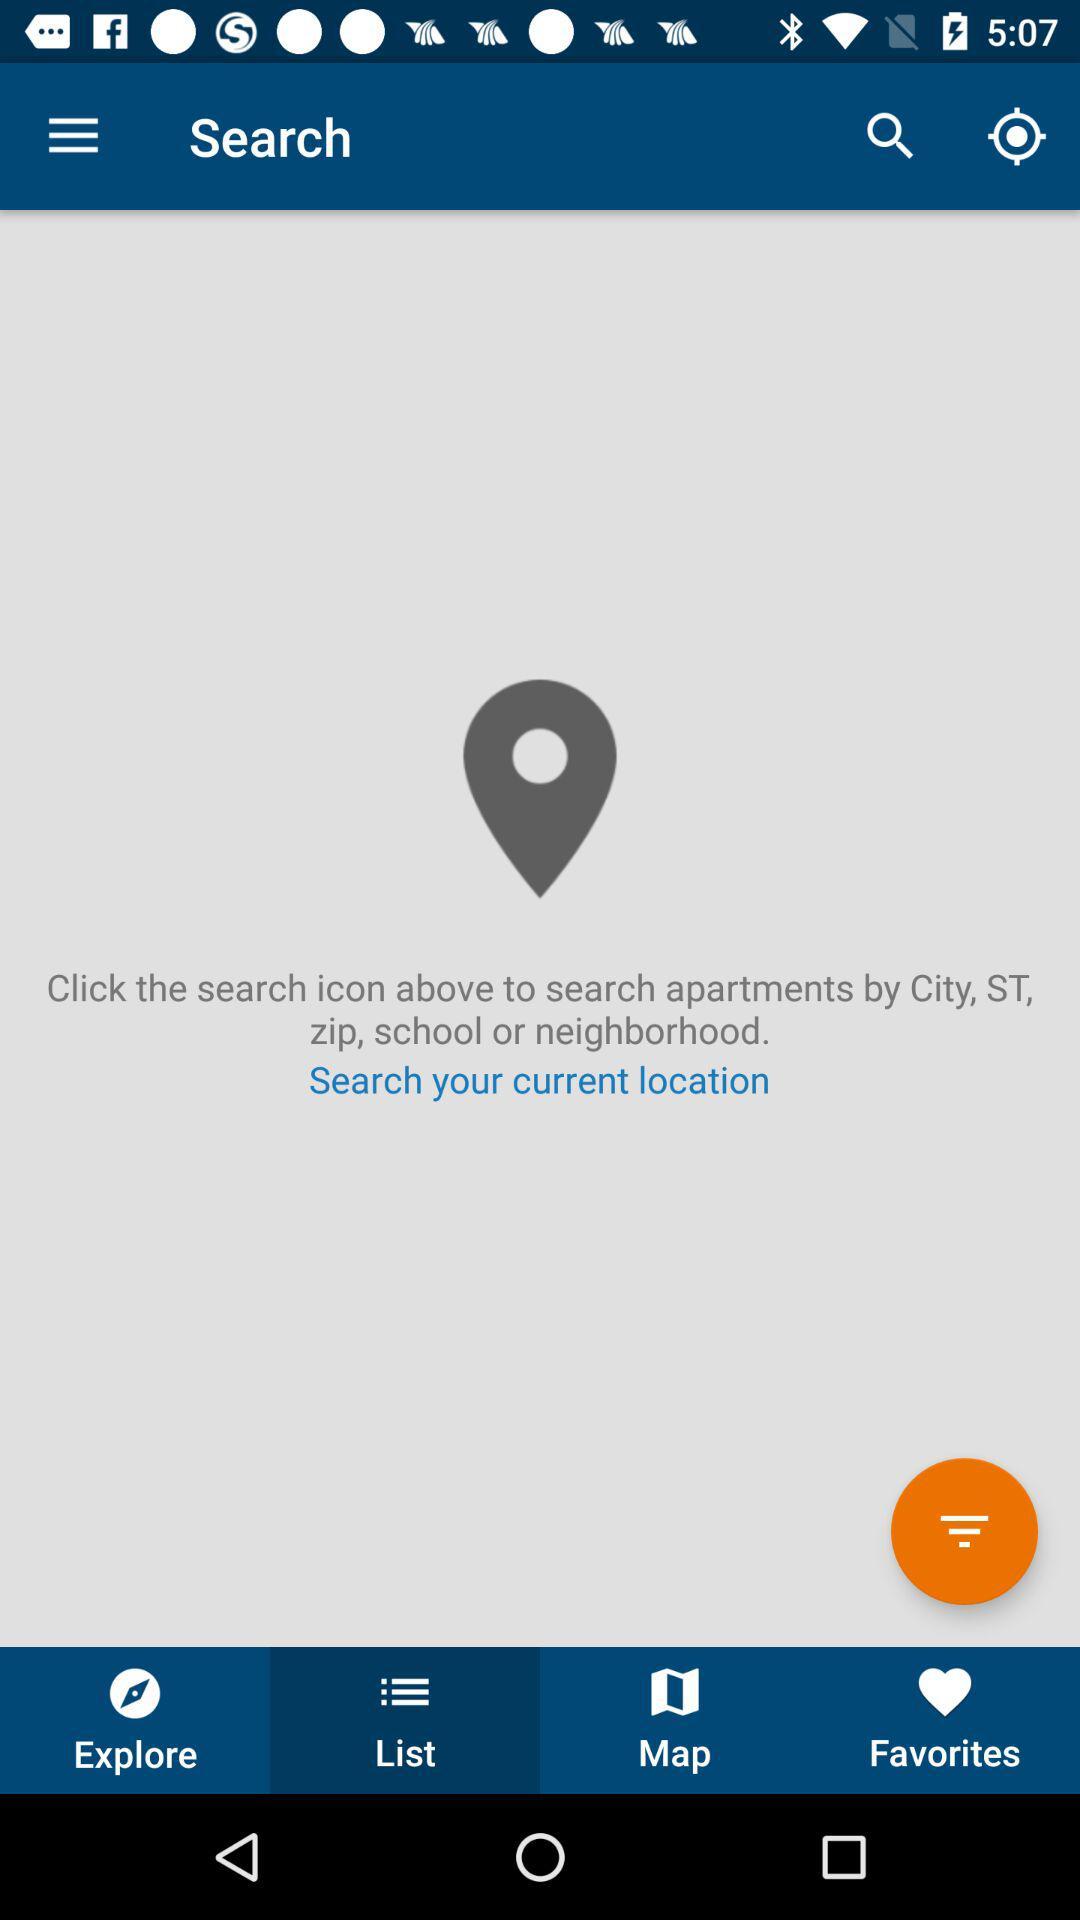 This screenshot has width=1080, height=1920. Describe the element at coordinates (963, 1530) in the screenshot. I see `the filter_list icon` at that location.